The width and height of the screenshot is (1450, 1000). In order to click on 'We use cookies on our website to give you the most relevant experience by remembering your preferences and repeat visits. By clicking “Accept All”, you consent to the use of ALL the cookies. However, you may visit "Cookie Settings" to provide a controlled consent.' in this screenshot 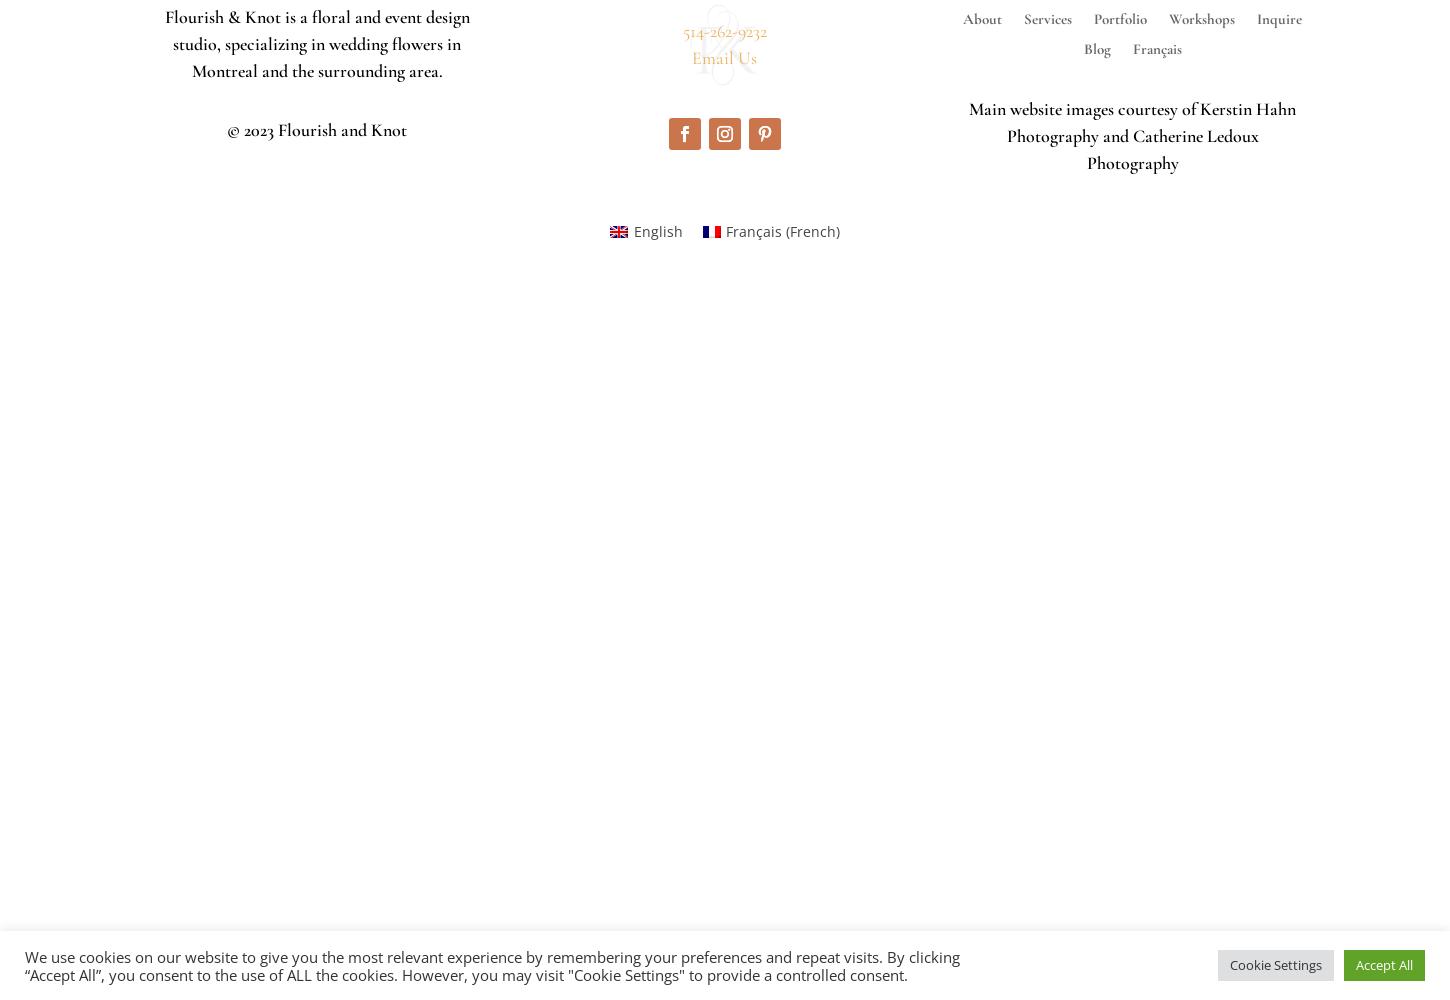, I will do `click(492, 964)`.